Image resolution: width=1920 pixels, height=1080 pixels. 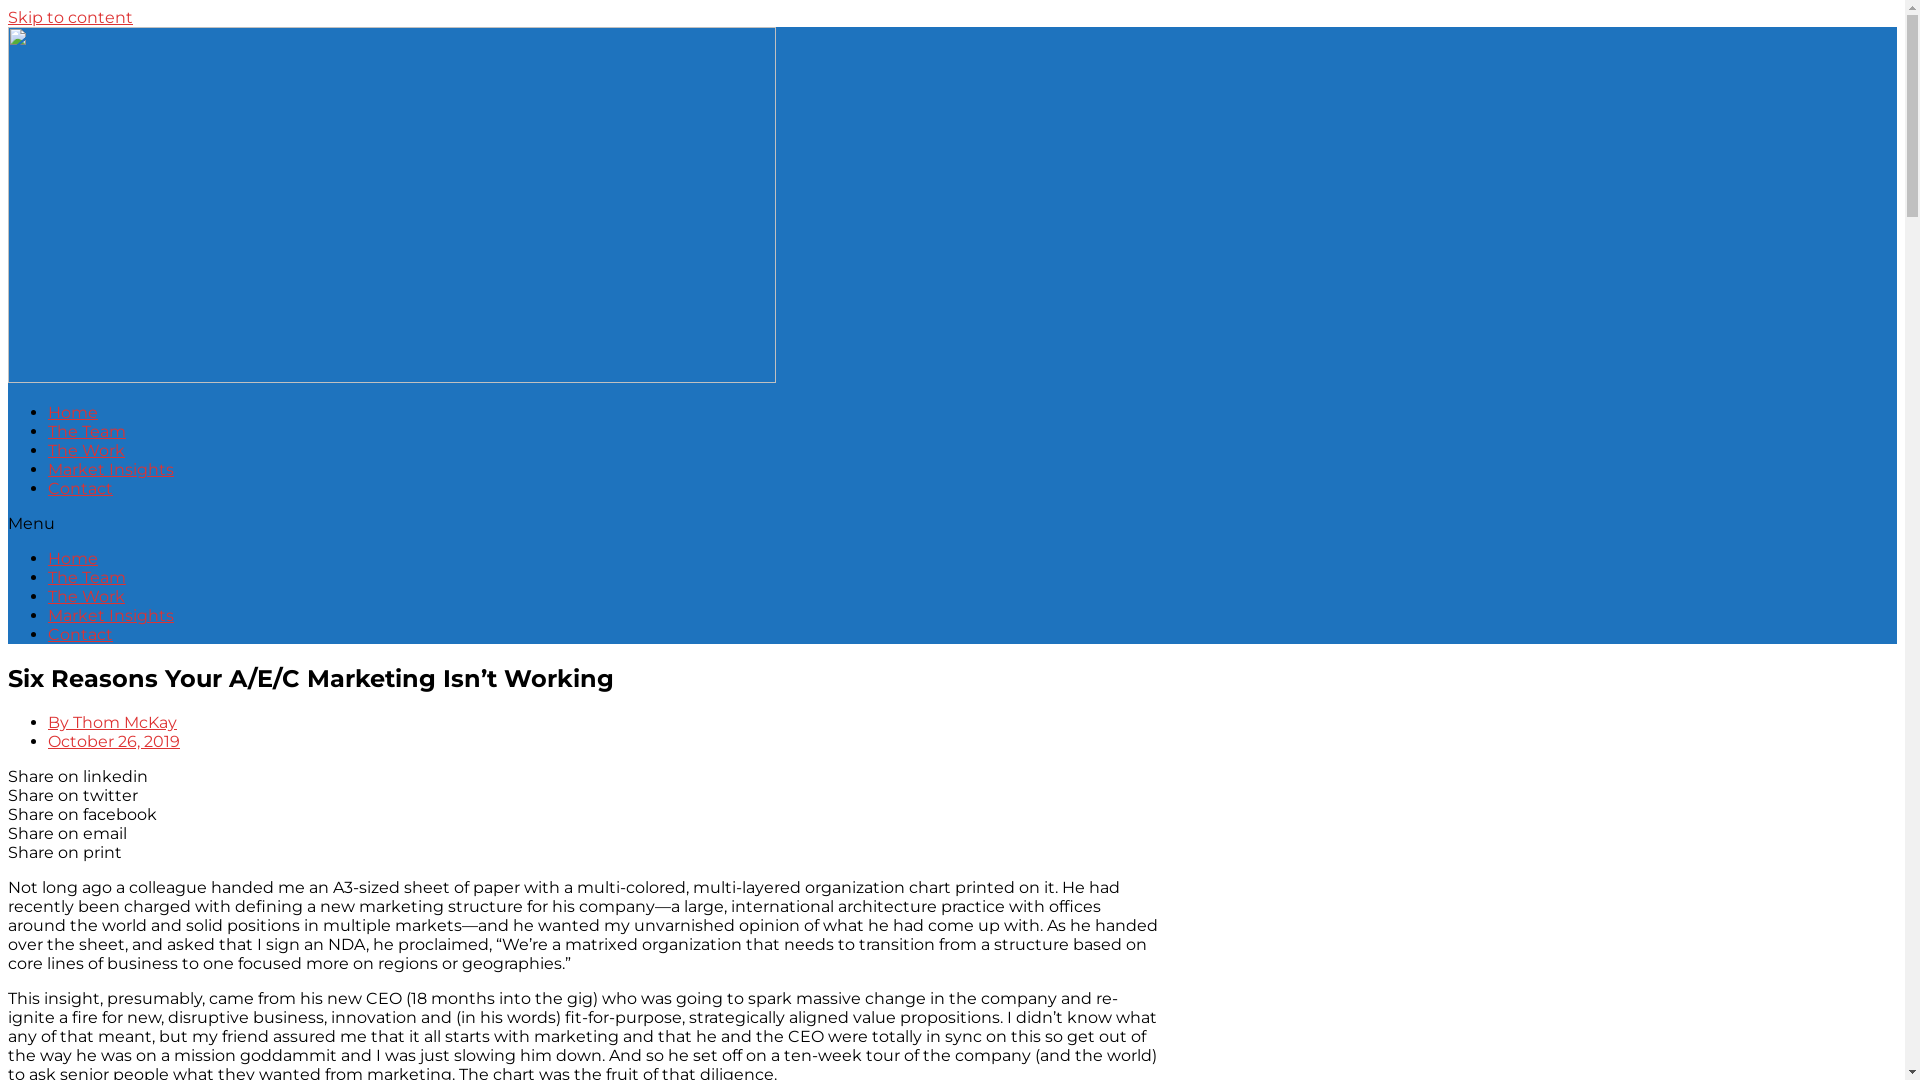 I want to click on 'Contact', so click(x=80, y=488).